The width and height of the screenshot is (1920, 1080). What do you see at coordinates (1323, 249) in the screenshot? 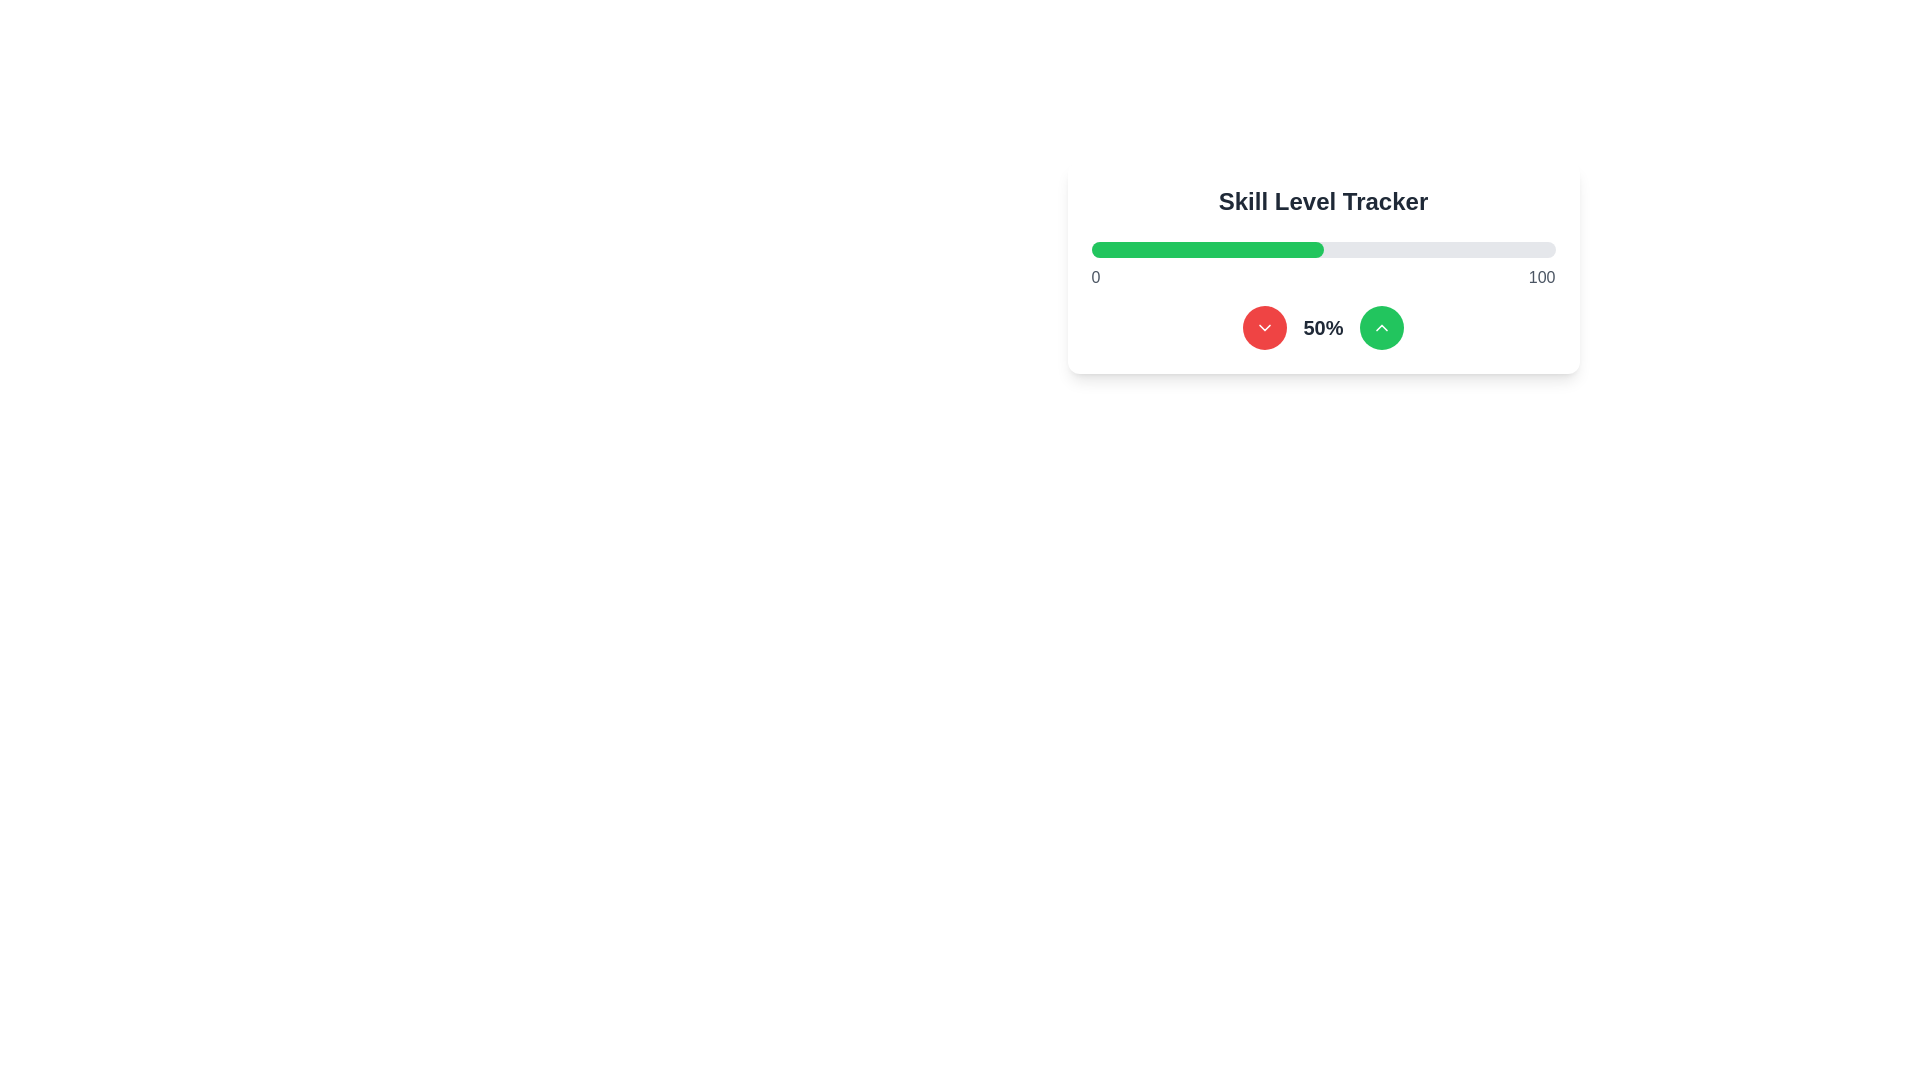
I see `Progress bar that visually represents the skill level percentage, located in the 'Skill Level Tracker' section, positioned below the title text` at bounding box center [1323, 249].